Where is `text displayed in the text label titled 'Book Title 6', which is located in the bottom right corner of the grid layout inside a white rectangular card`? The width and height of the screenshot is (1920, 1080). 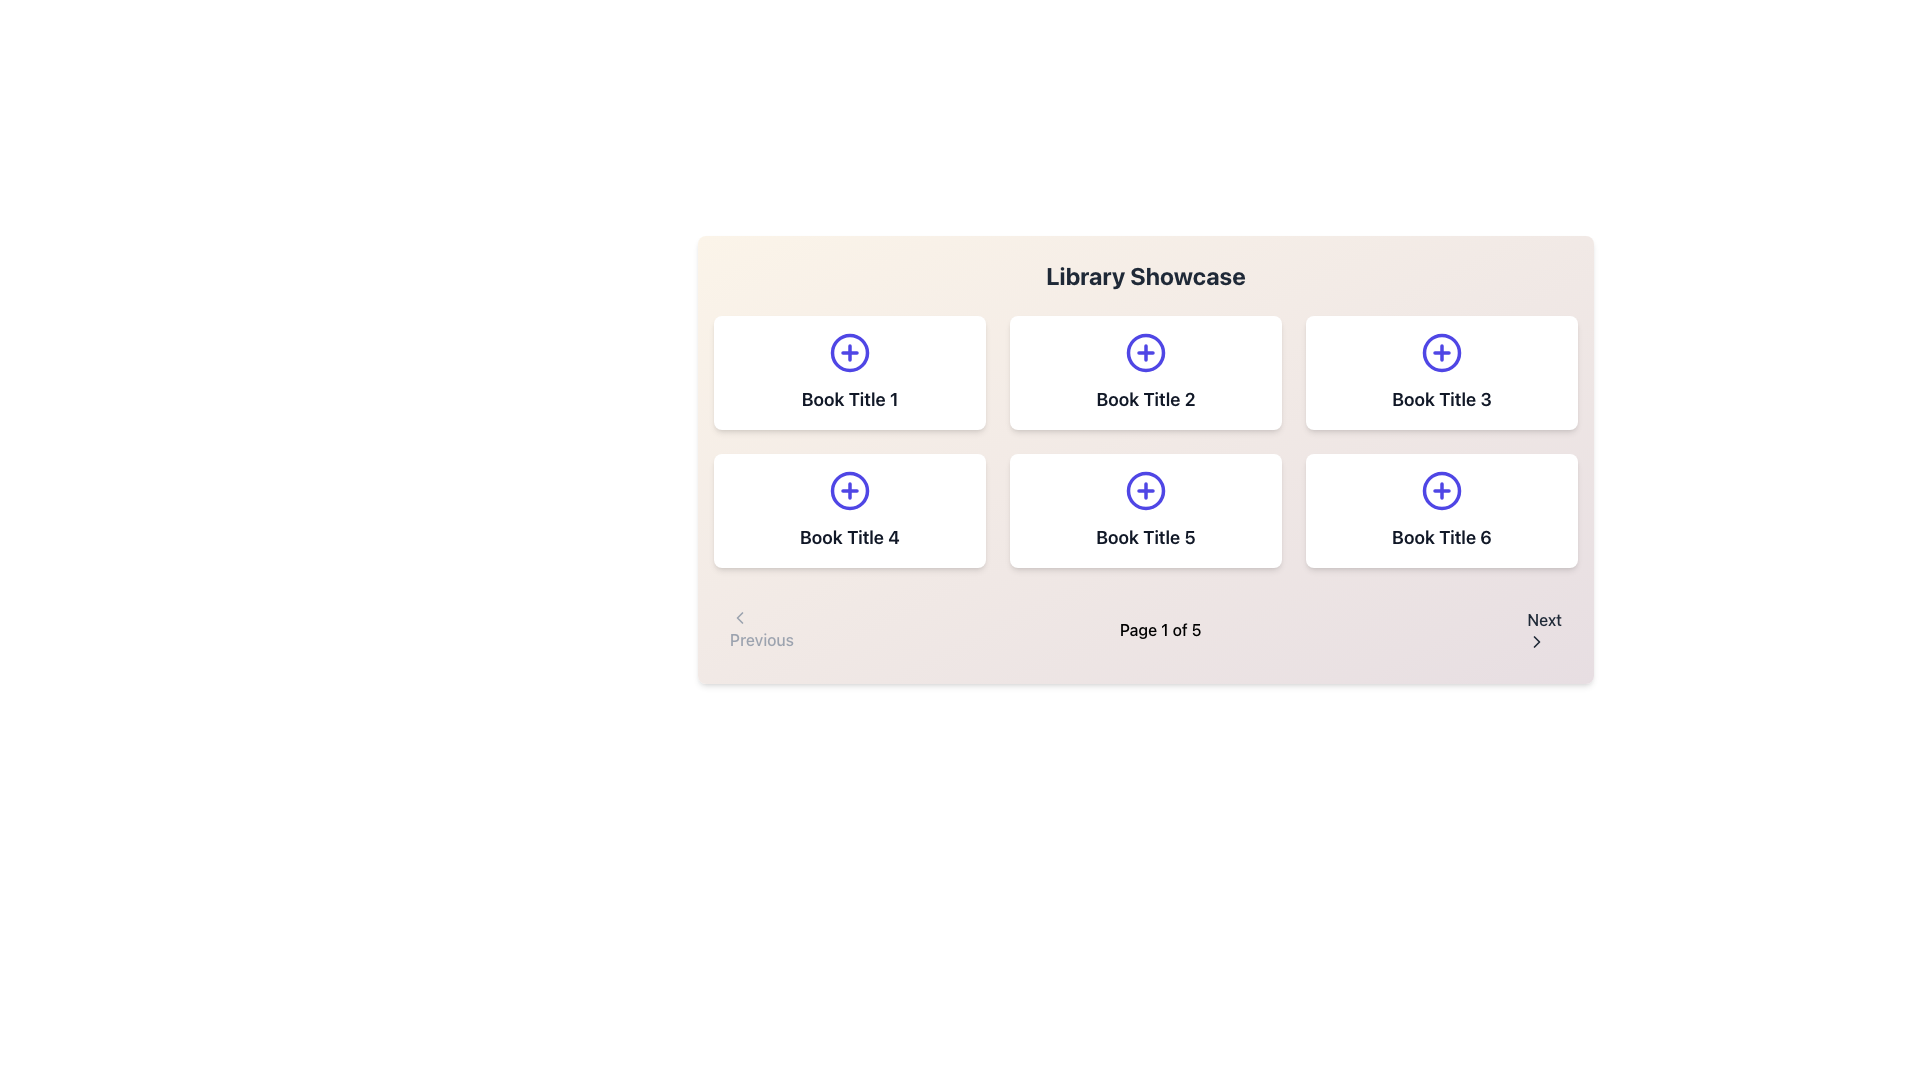 text displayed in the text label titled 'Book Title 6', which is located in the bottom right corner of the grid layout inside a white rectangular card is located at coordinates (1441, 536).